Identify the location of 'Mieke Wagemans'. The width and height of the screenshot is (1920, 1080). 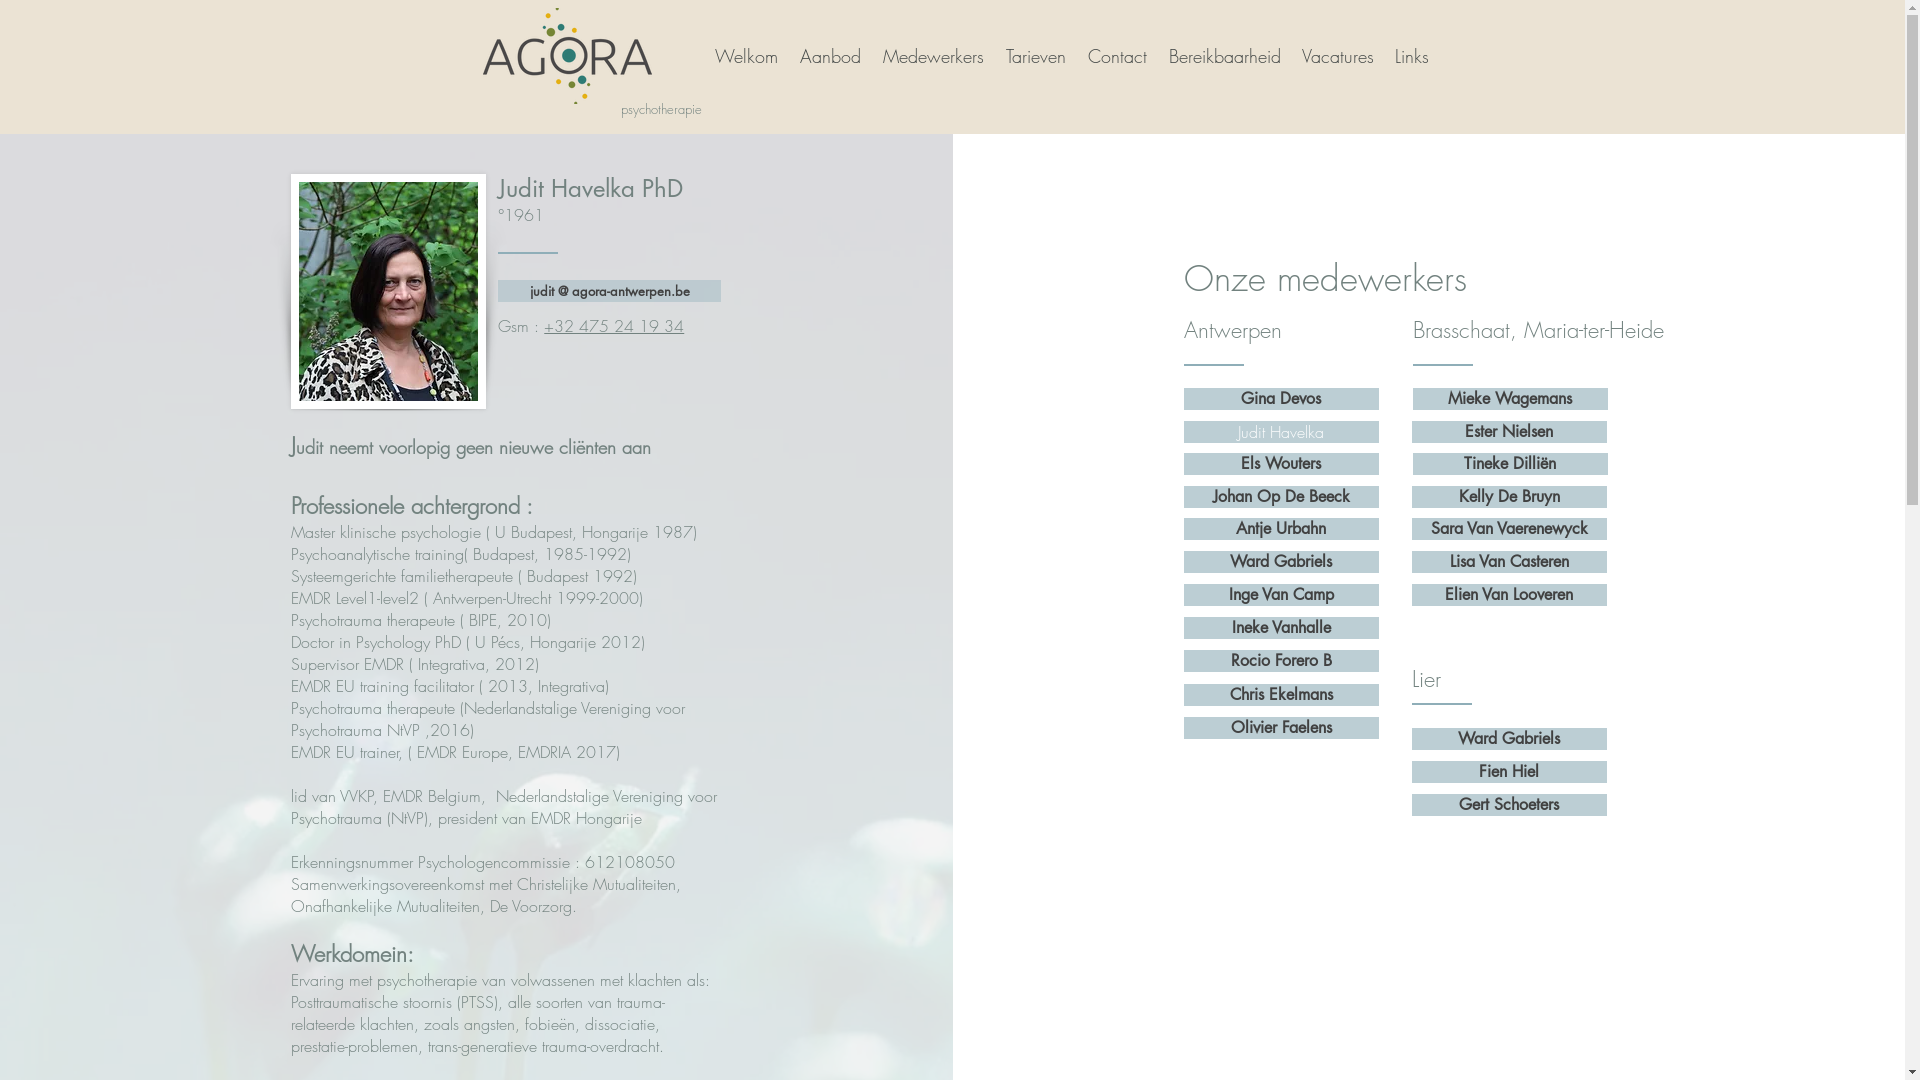
(1411, 398).